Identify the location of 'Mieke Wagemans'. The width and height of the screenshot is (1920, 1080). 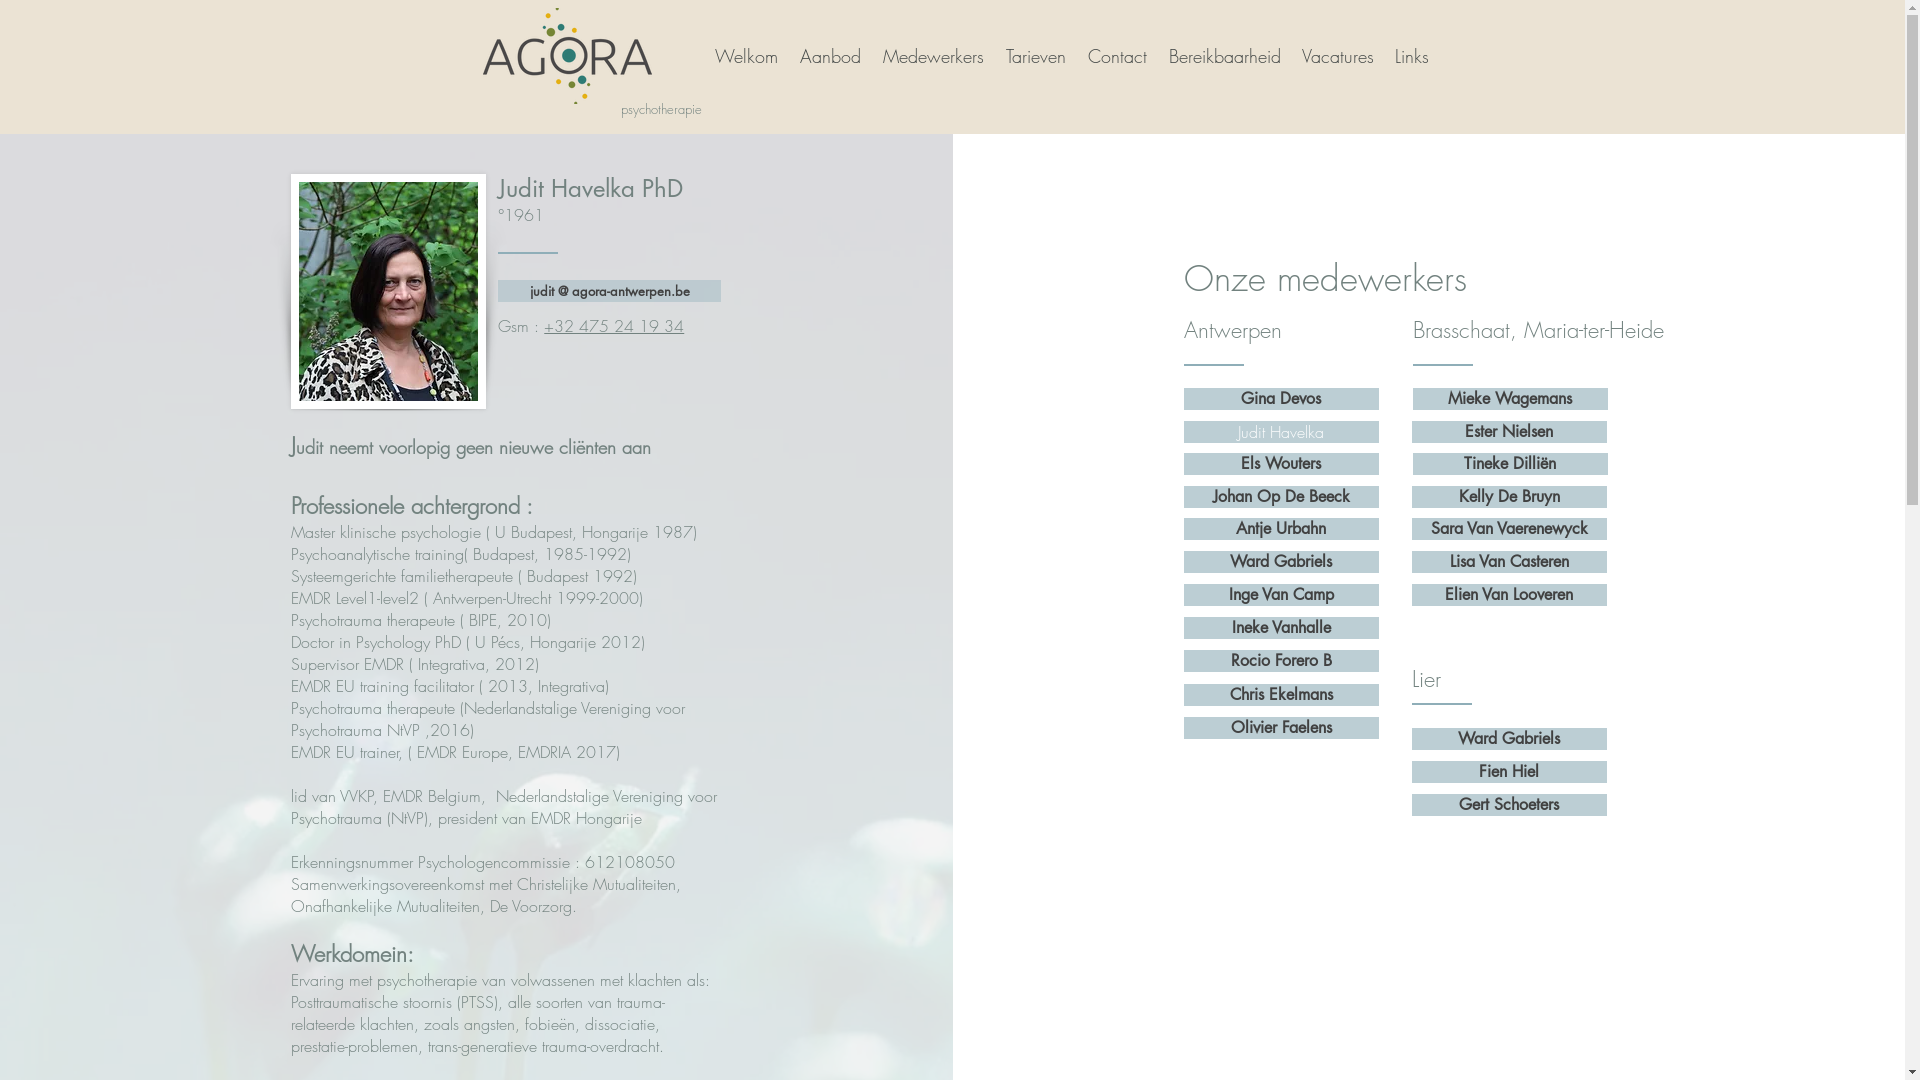
(1411, 398).